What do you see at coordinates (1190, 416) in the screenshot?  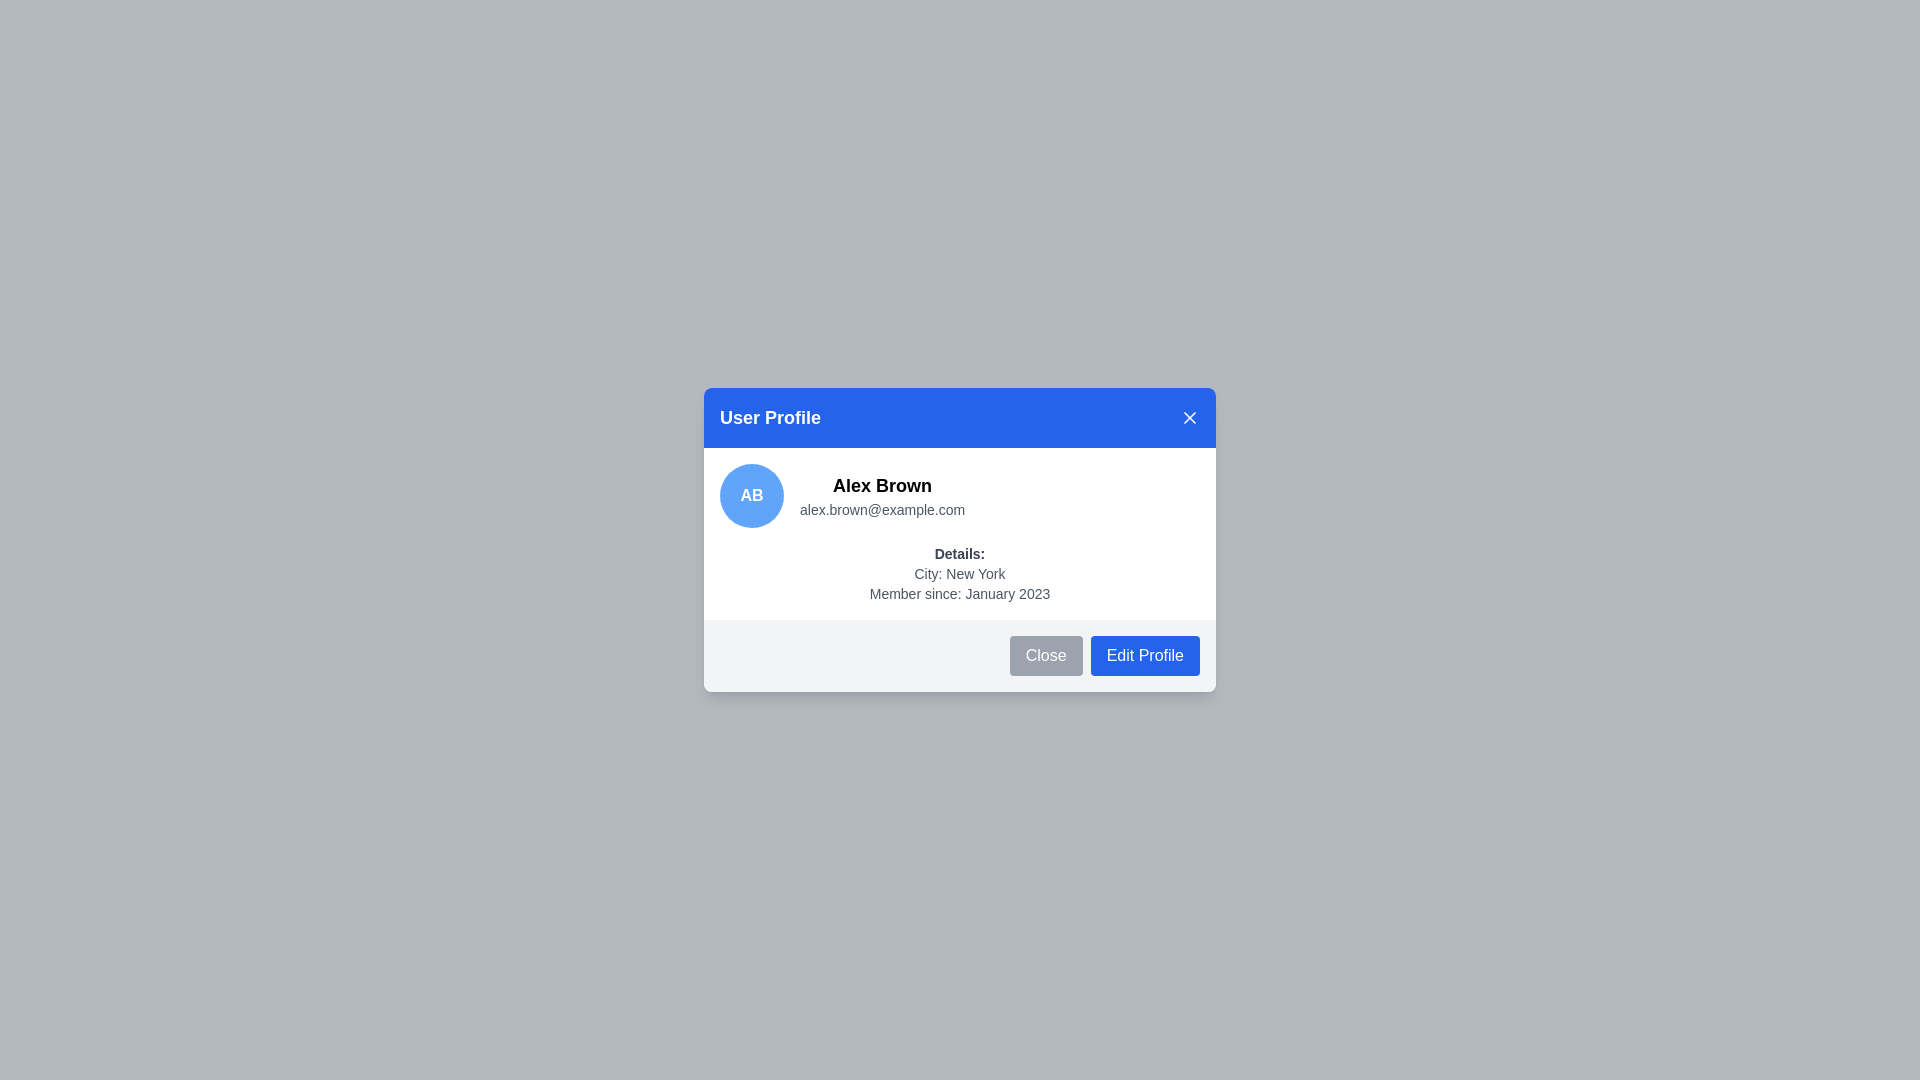 I see `the close button located at the top-right corner of the 'User Profile' modal header` at bounding box center [1190, 416].